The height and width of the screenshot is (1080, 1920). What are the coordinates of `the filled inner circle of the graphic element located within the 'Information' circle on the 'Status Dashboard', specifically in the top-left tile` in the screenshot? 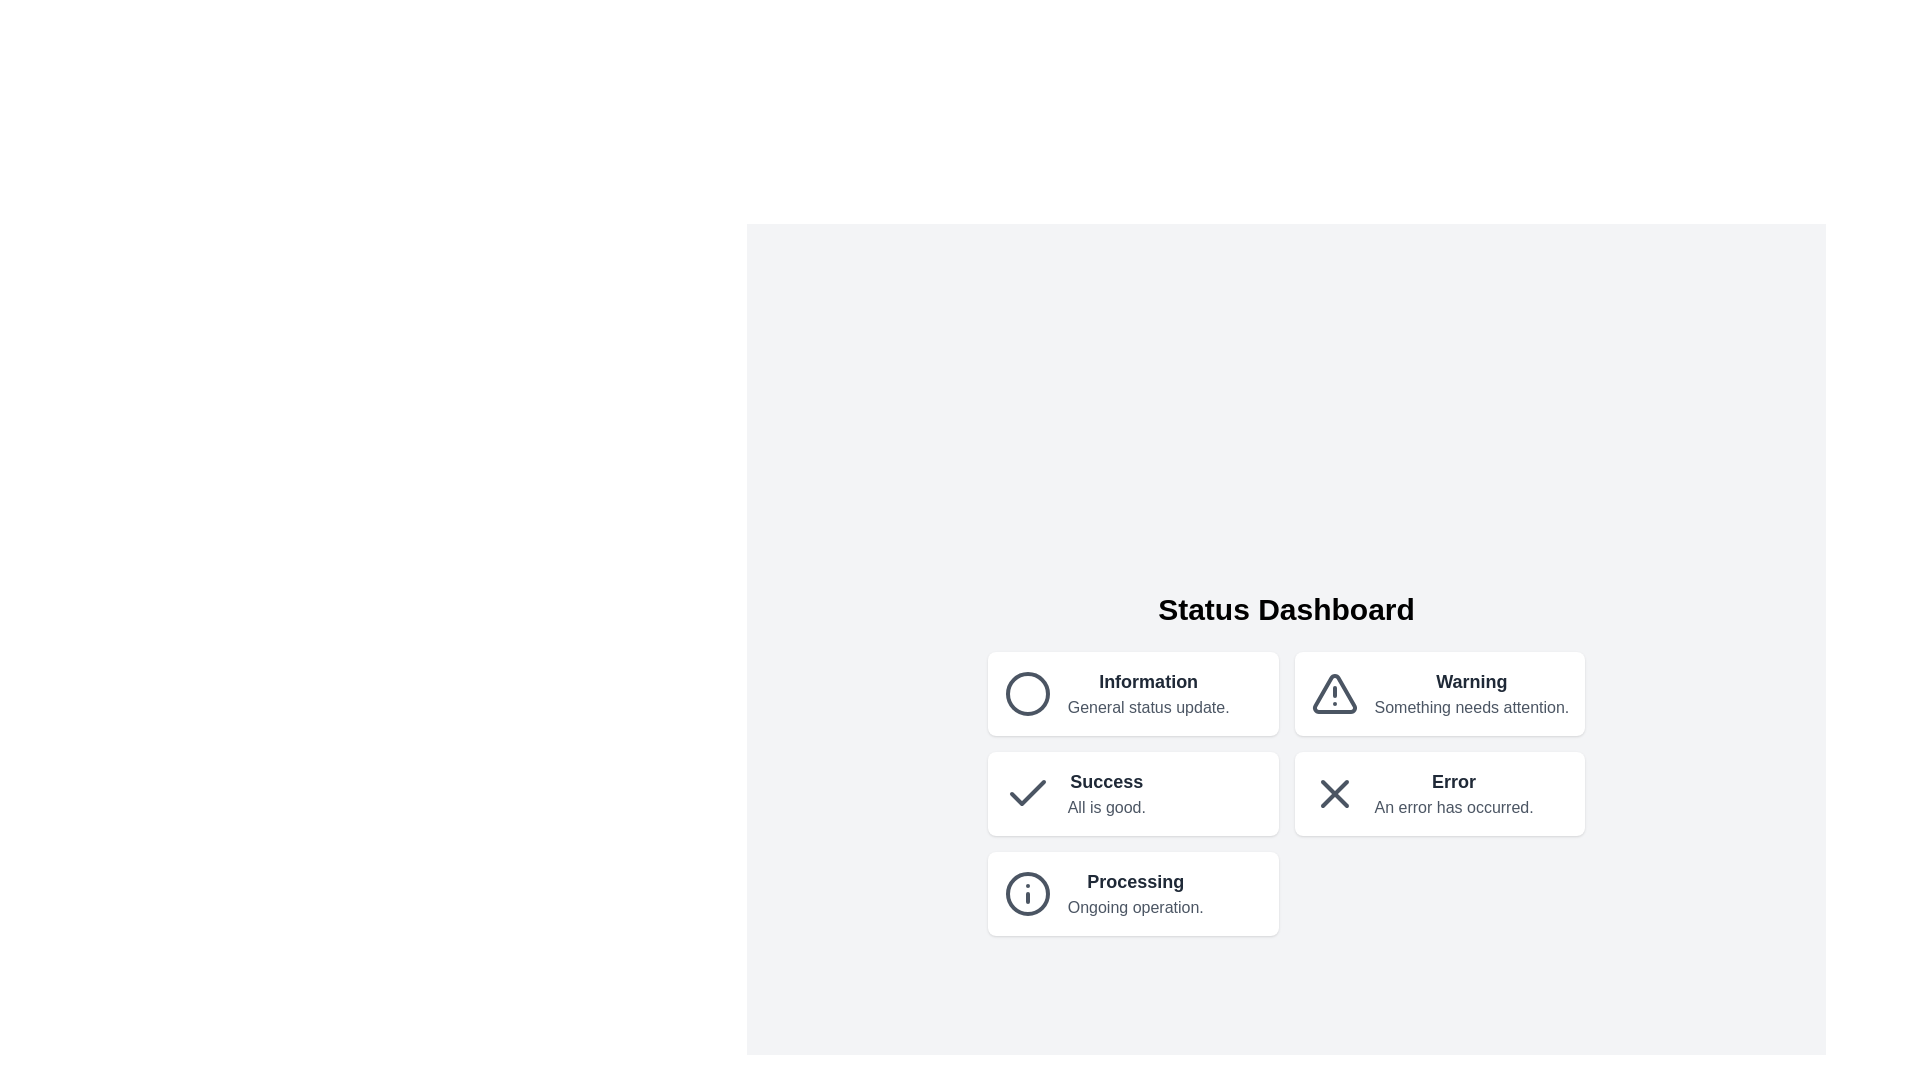 It's located at (1027, 693).